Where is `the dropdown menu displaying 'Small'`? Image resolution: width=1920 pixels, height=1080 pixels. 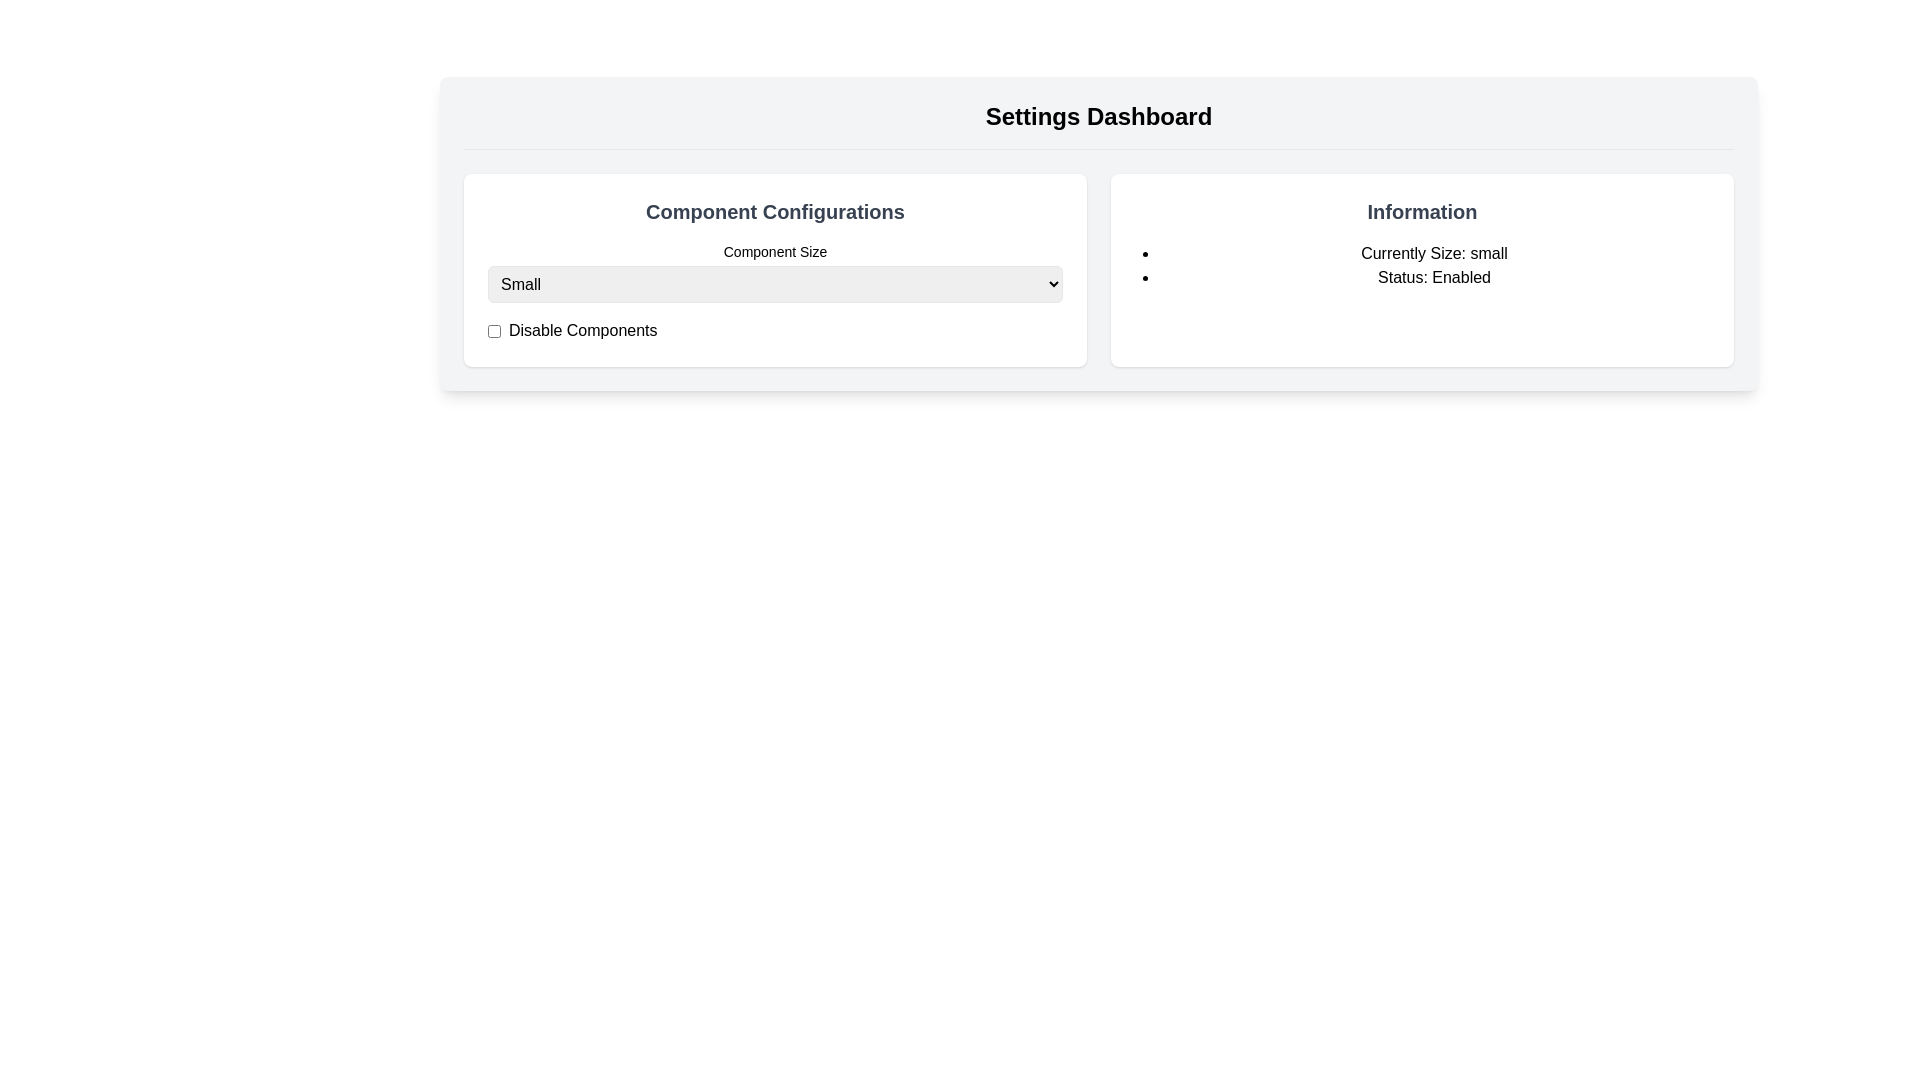
the dropdown menu displaying 'Small' is located at coordinates (774, 284).